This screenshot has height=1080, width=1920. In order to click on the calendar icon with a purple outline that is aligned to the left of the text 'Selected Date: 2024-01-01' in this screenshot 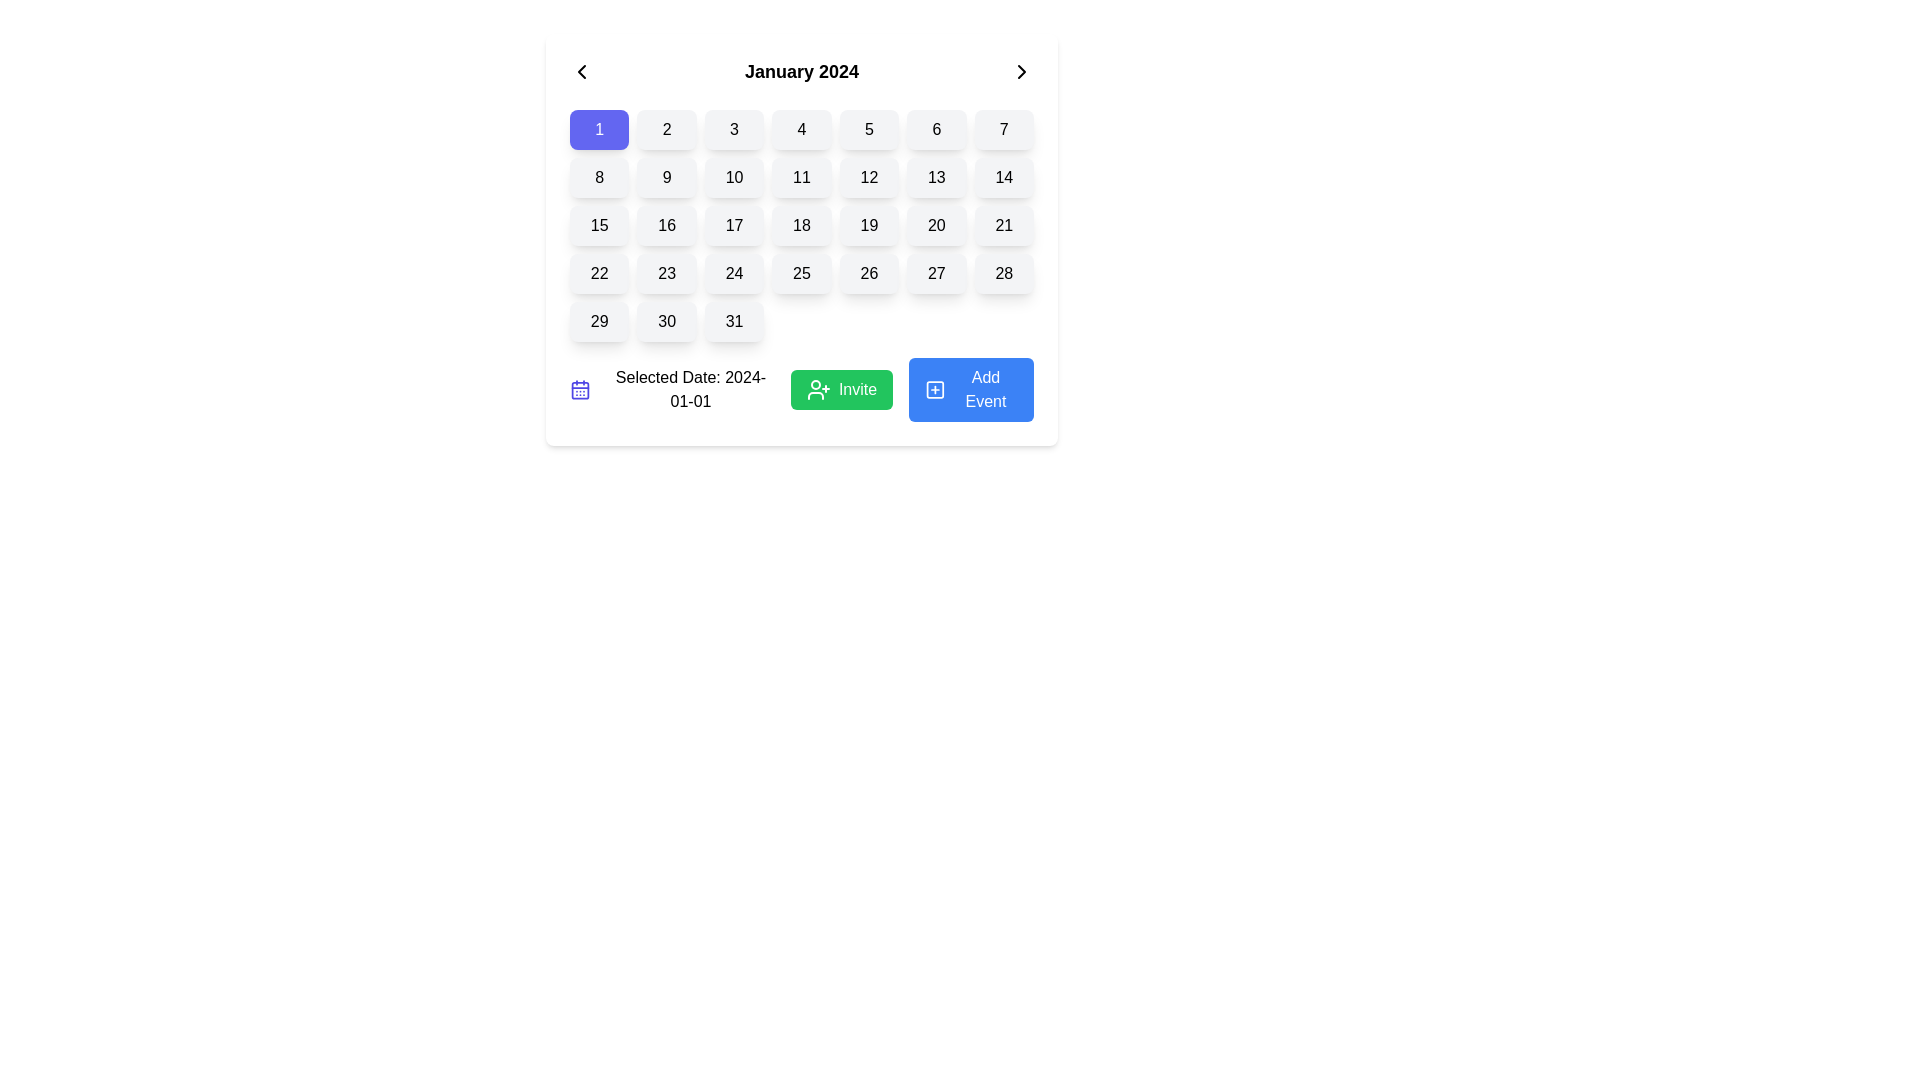, I will do `click(579, 389)`.